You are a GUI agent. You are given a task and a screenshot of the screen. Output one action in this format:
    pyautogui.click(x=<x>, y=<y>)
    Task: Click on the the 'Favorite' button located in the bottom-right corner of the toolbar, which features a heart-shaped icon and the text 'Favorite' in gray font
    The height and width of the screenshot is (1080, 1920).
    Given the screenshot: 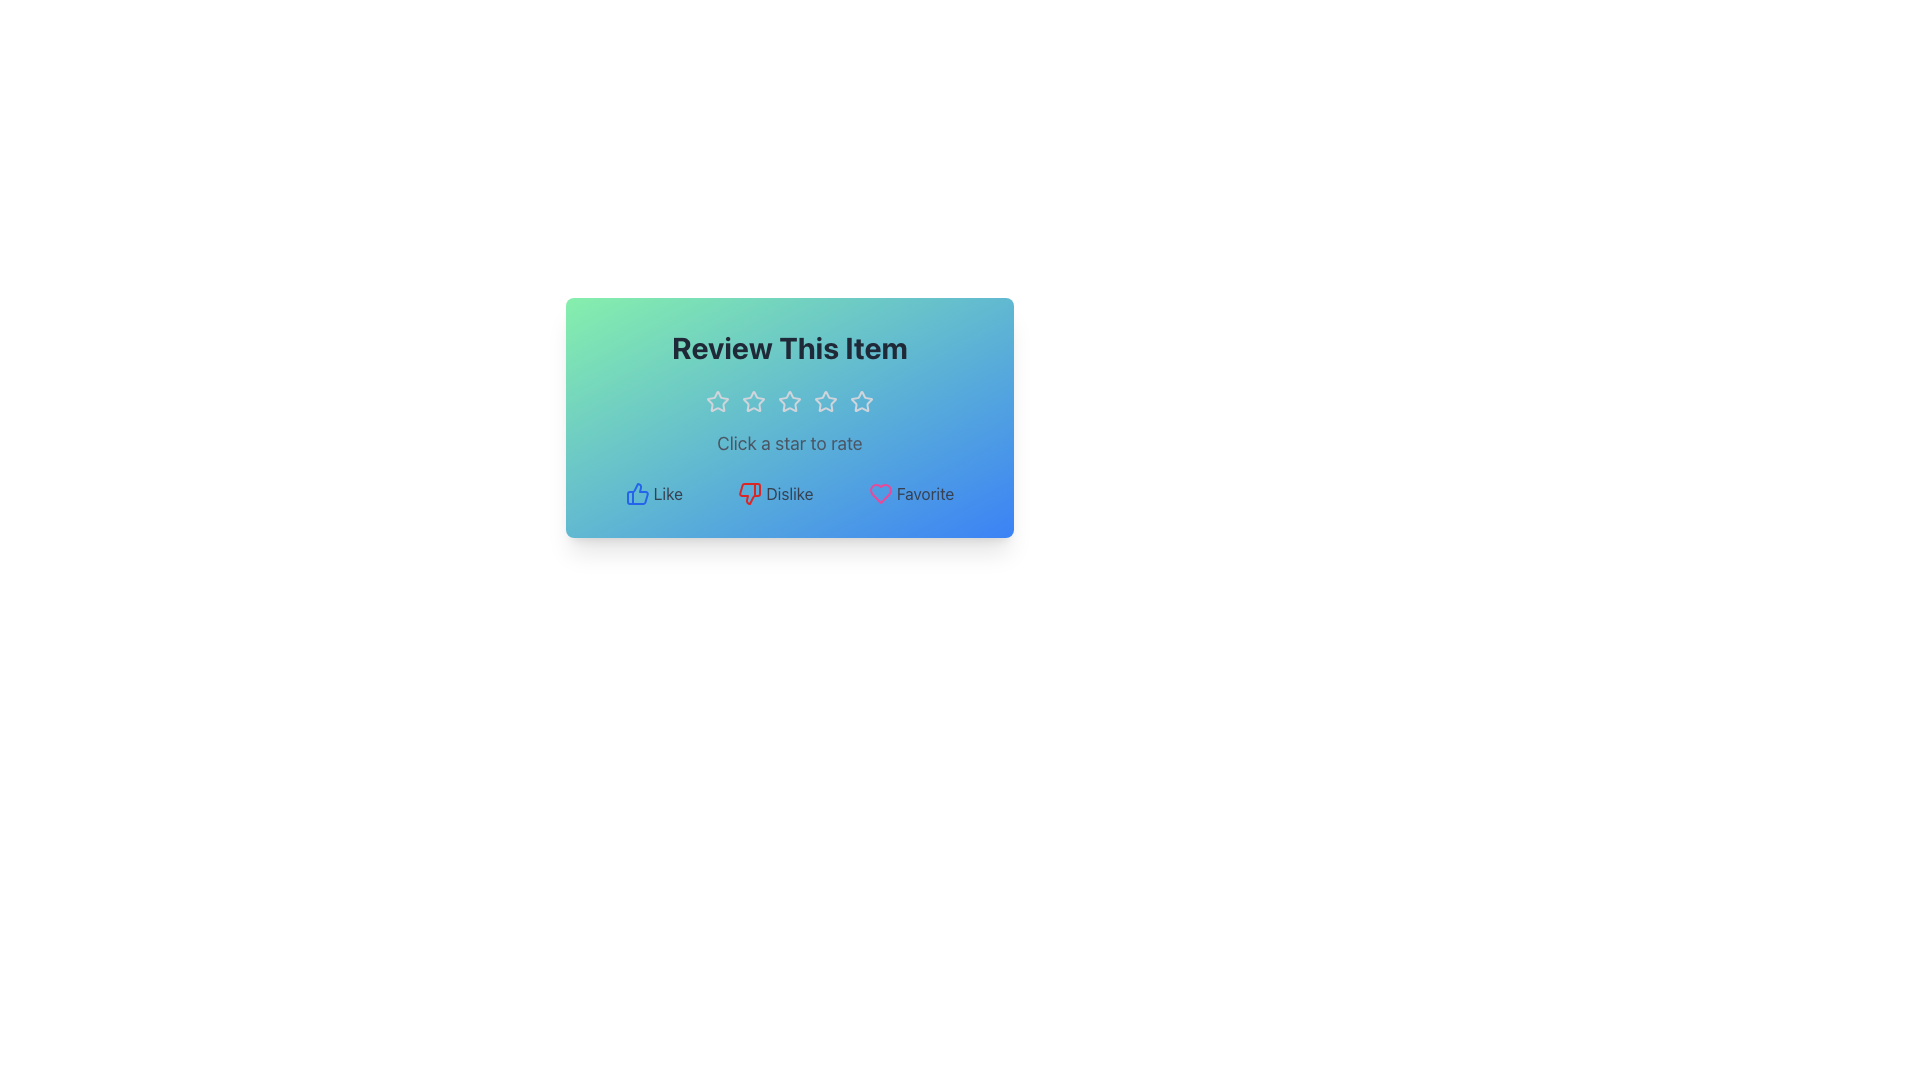 What is the action you would take?
    pyautogui.click(x=910, y=493)
    